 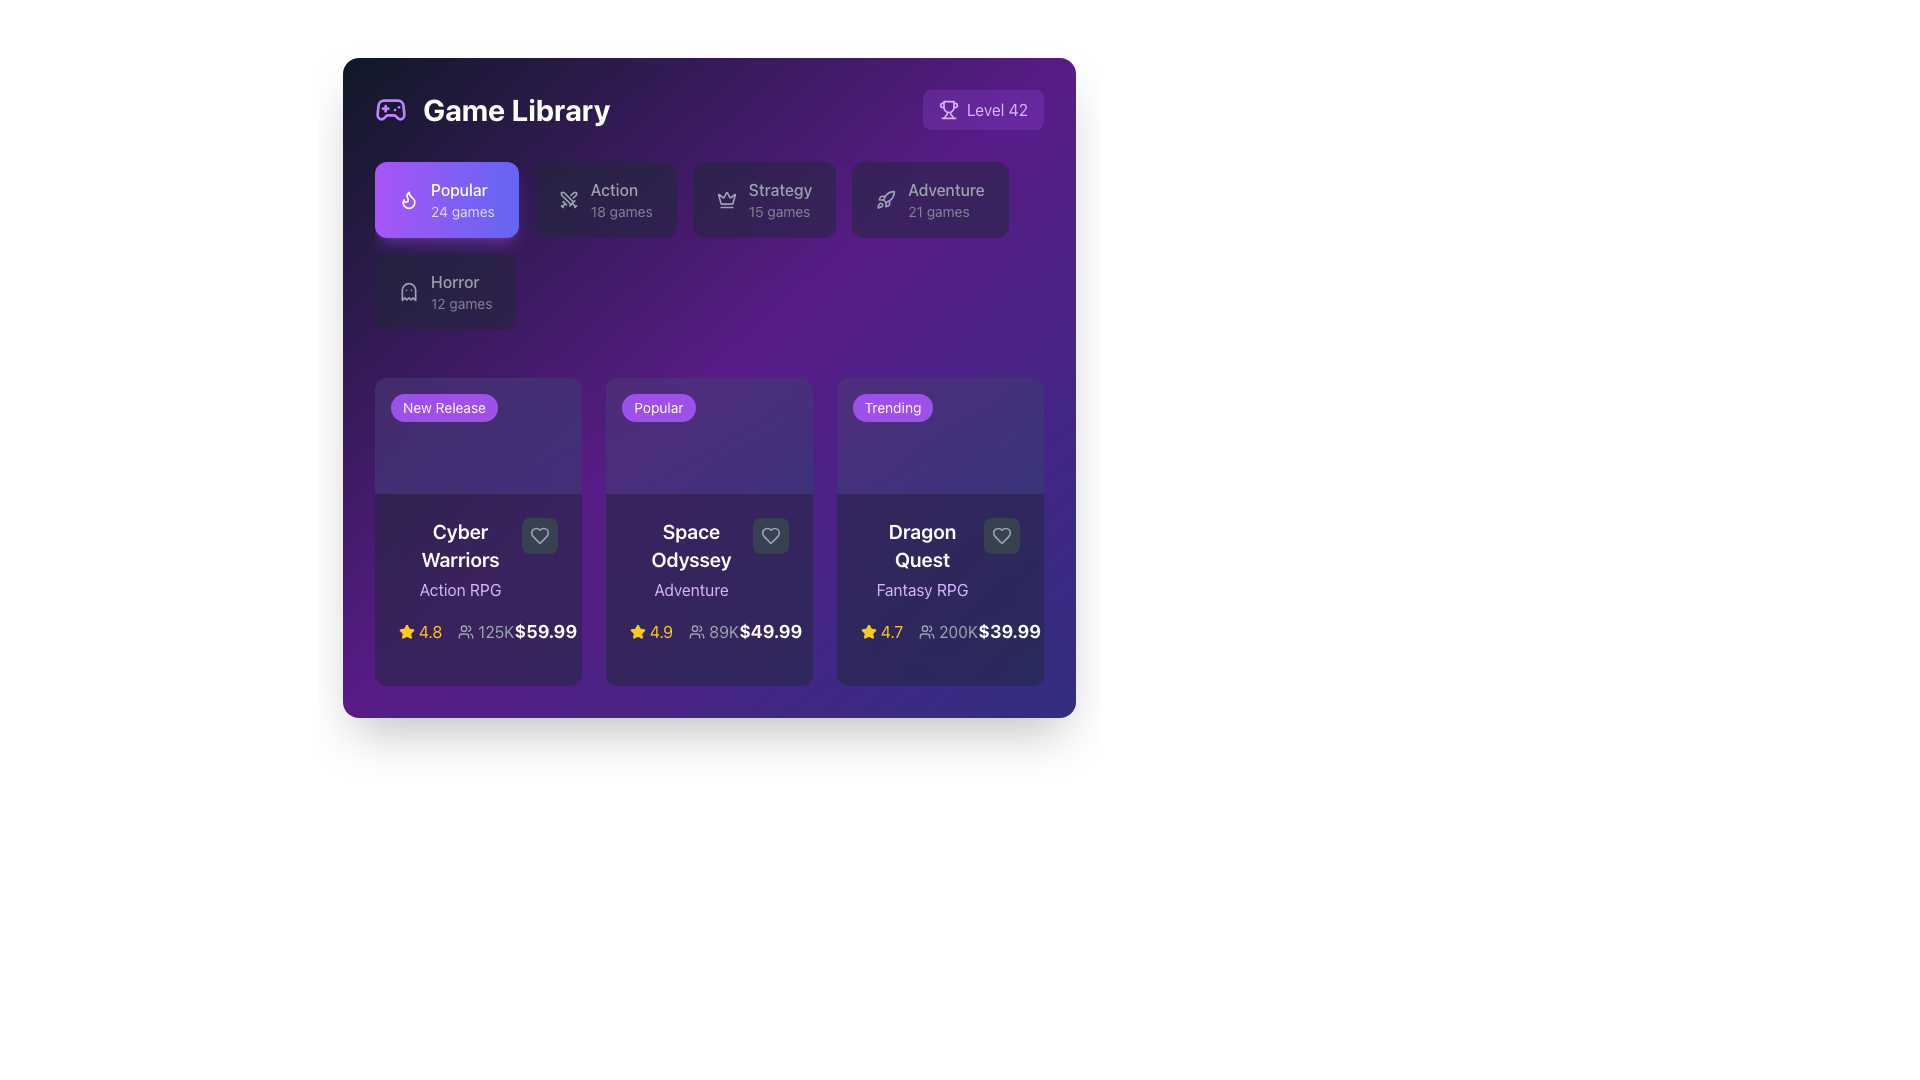 What do you see at coordinates (691, 589) in the screenshot?
I see `text content of the label that describes the genre or theme of the 'Space Odyssey' card, located underneath the header 'Space Odyssey' in the middle card of a three-card display section` at bounding box center [691, 589].